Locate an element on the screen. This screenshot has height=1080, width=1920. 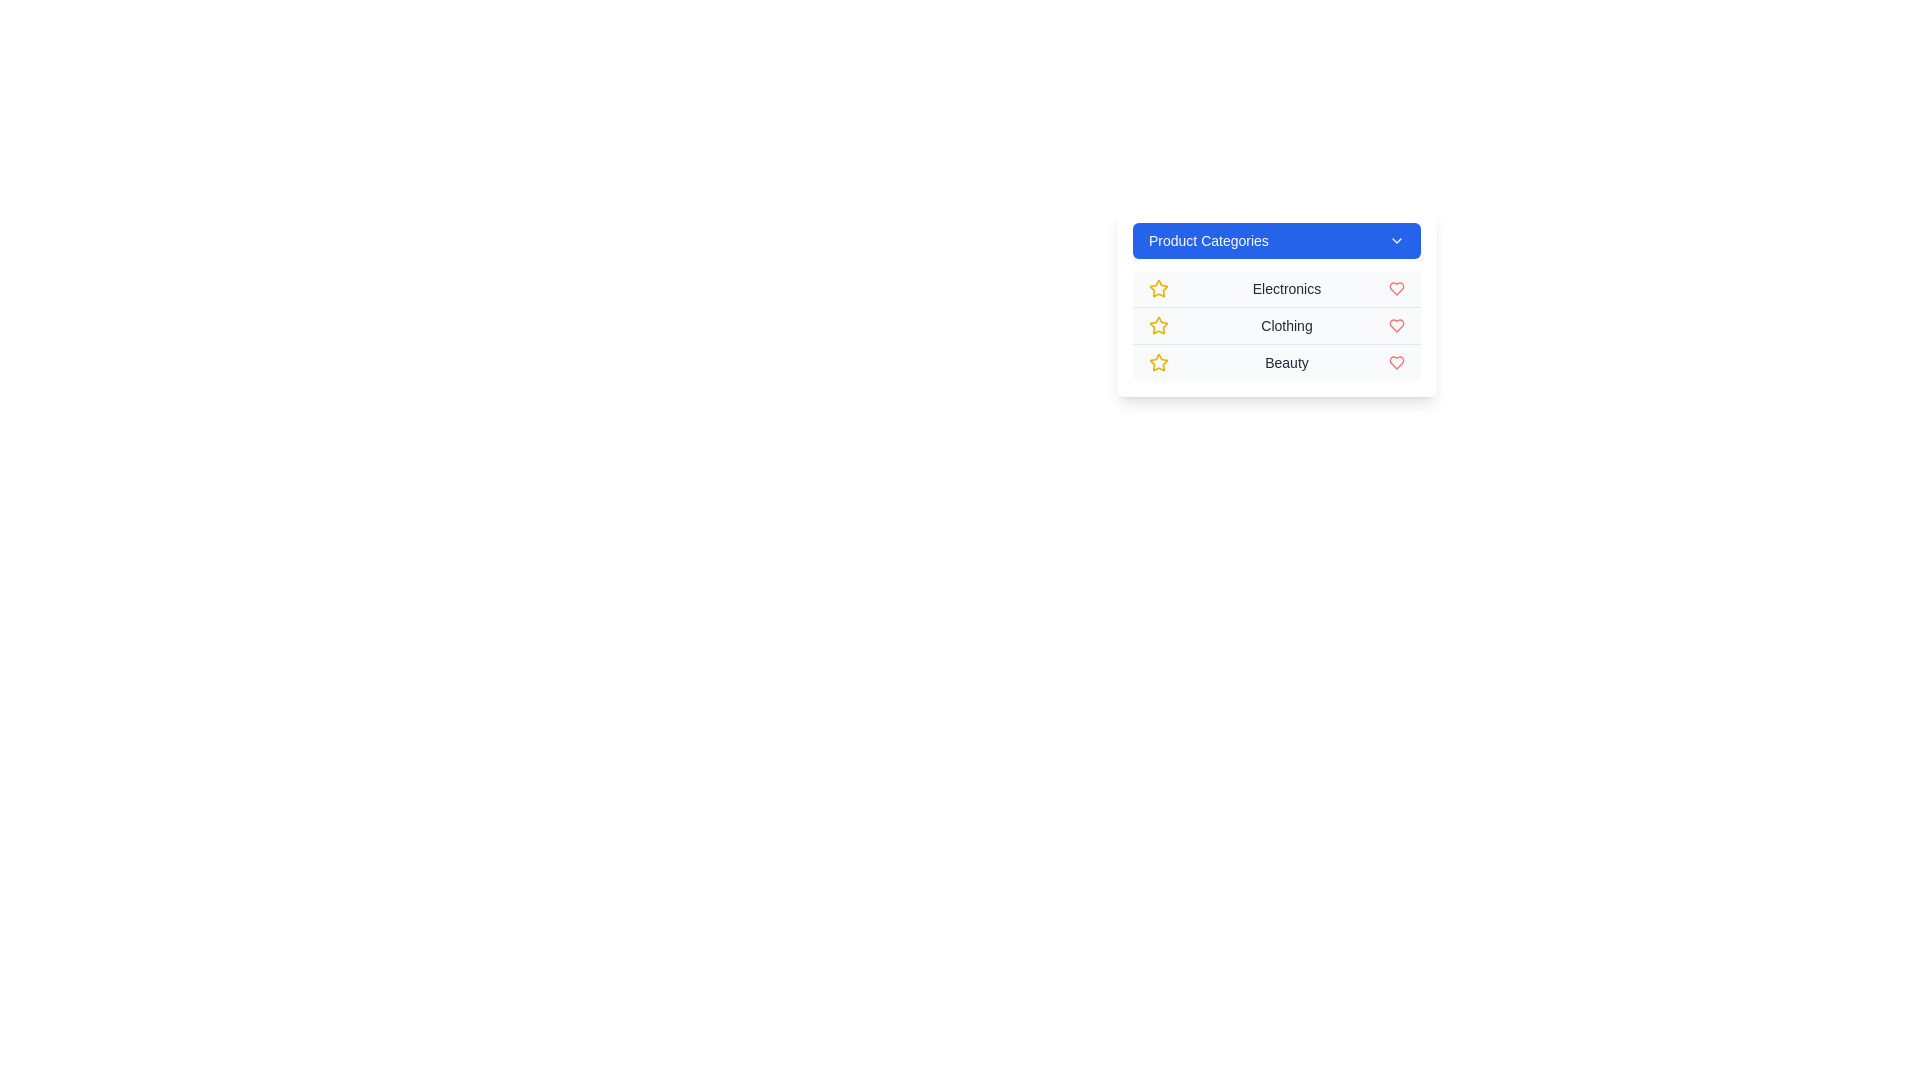
the heart icon next to the Beauty category is located at coordinates (1395, 362).